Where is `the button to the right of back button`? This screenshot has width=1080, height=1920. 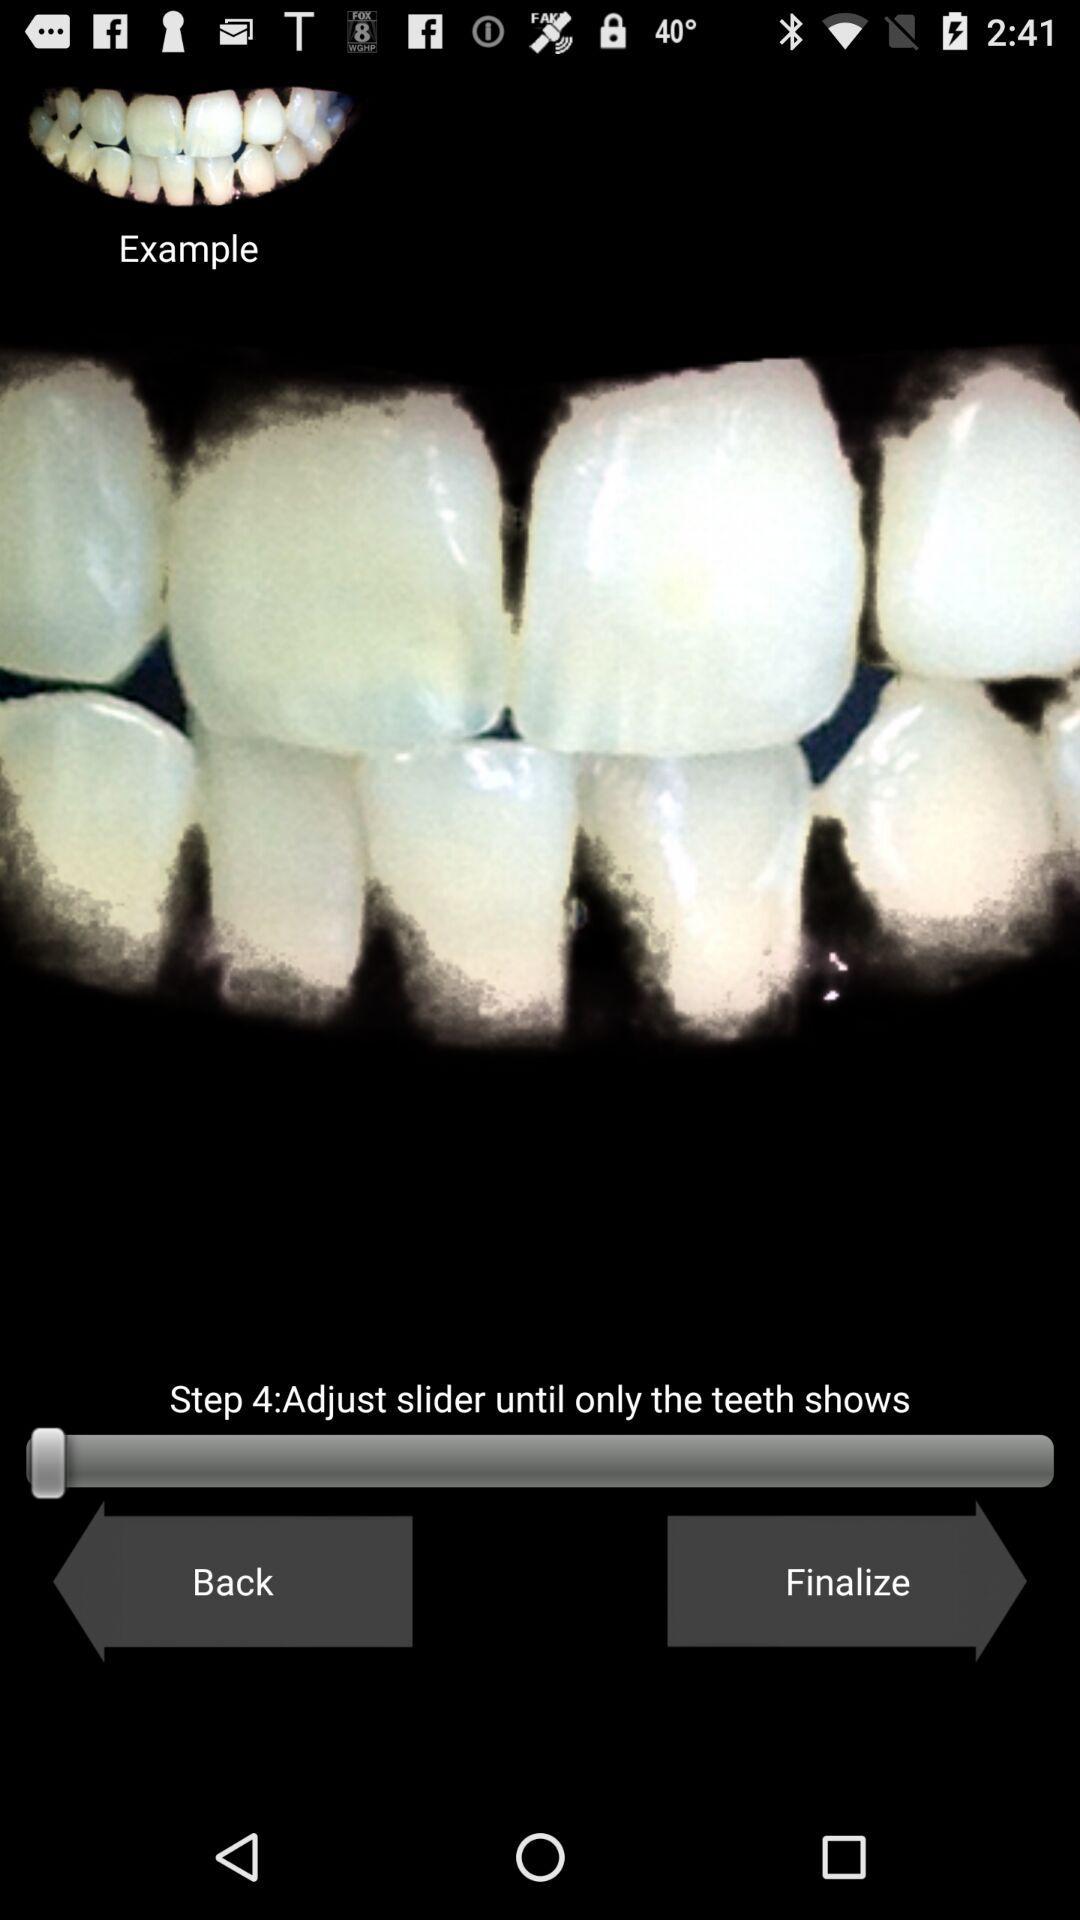 the button to the right of back button is located at coordinates (847, 1580).